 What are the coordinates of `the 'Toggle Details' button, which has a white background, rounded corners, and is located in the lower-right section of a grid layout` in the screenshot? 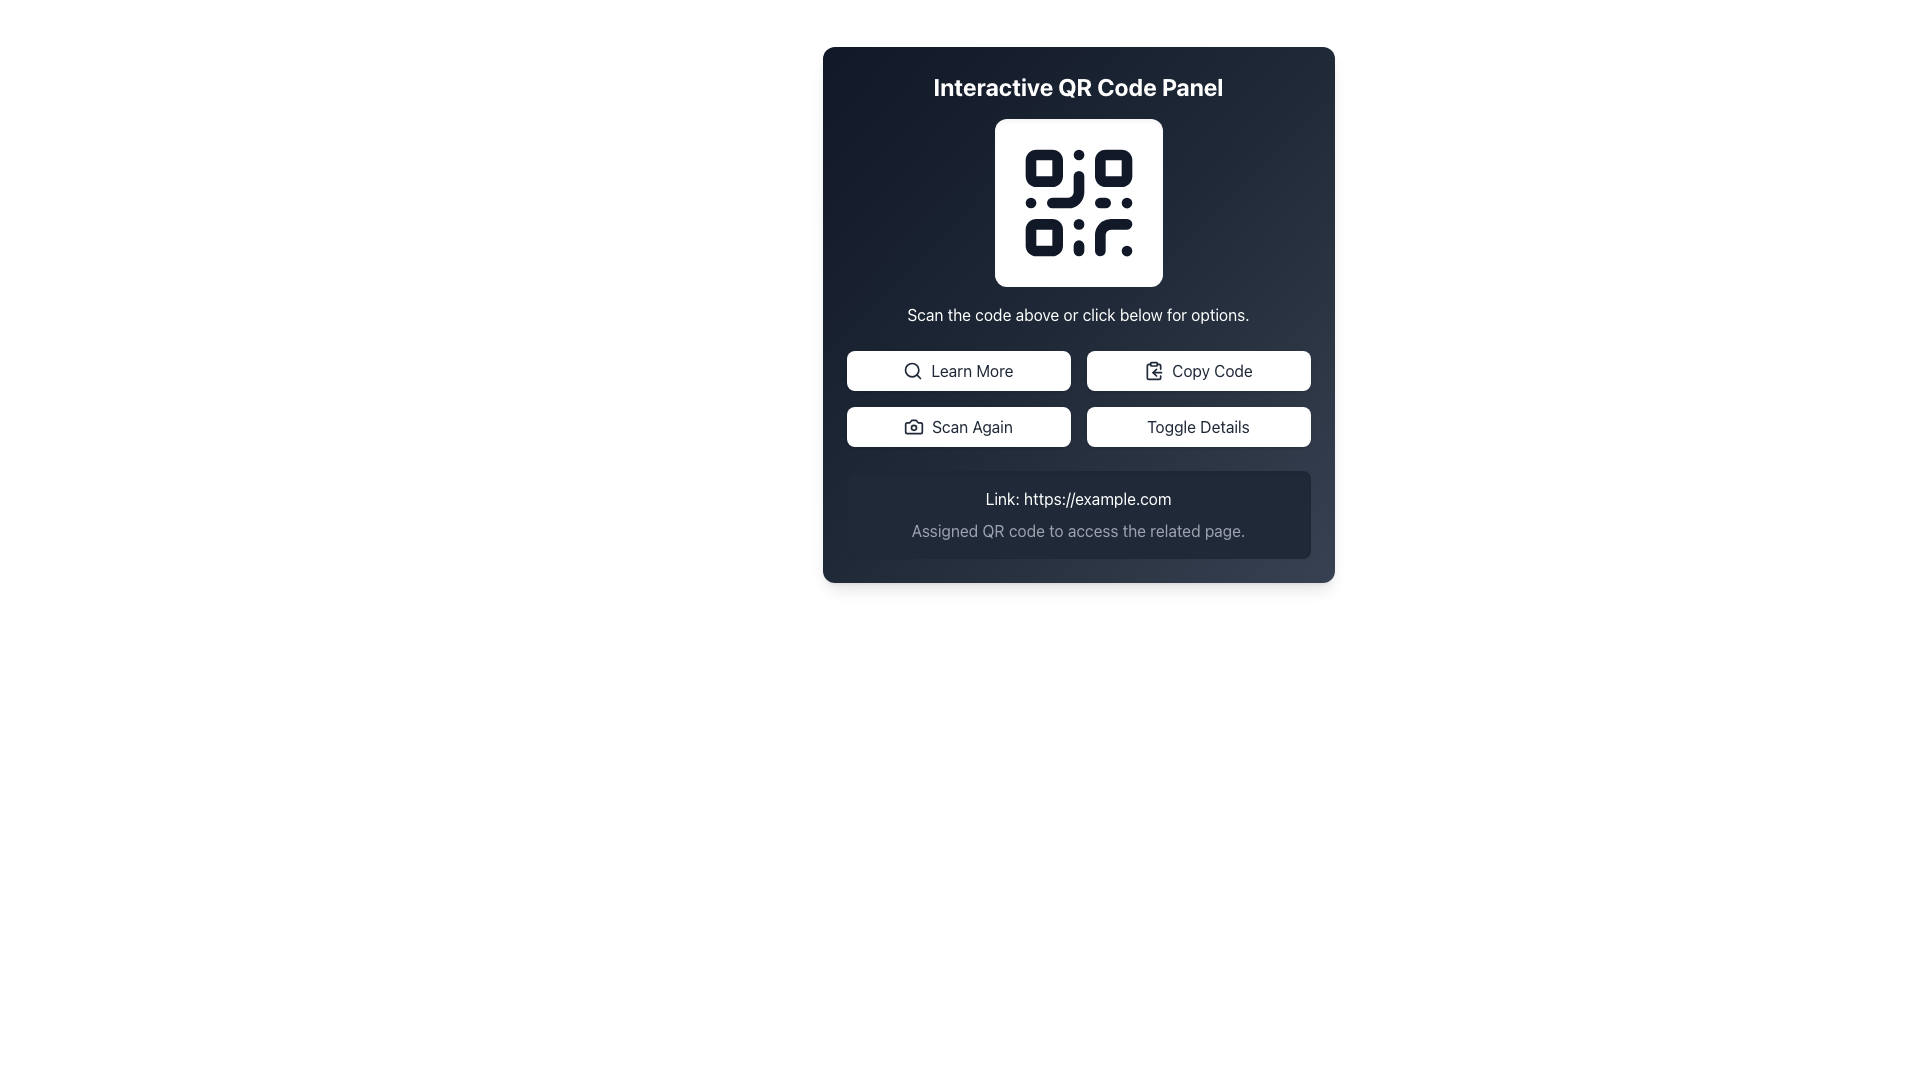 It's located at (1198, 426).